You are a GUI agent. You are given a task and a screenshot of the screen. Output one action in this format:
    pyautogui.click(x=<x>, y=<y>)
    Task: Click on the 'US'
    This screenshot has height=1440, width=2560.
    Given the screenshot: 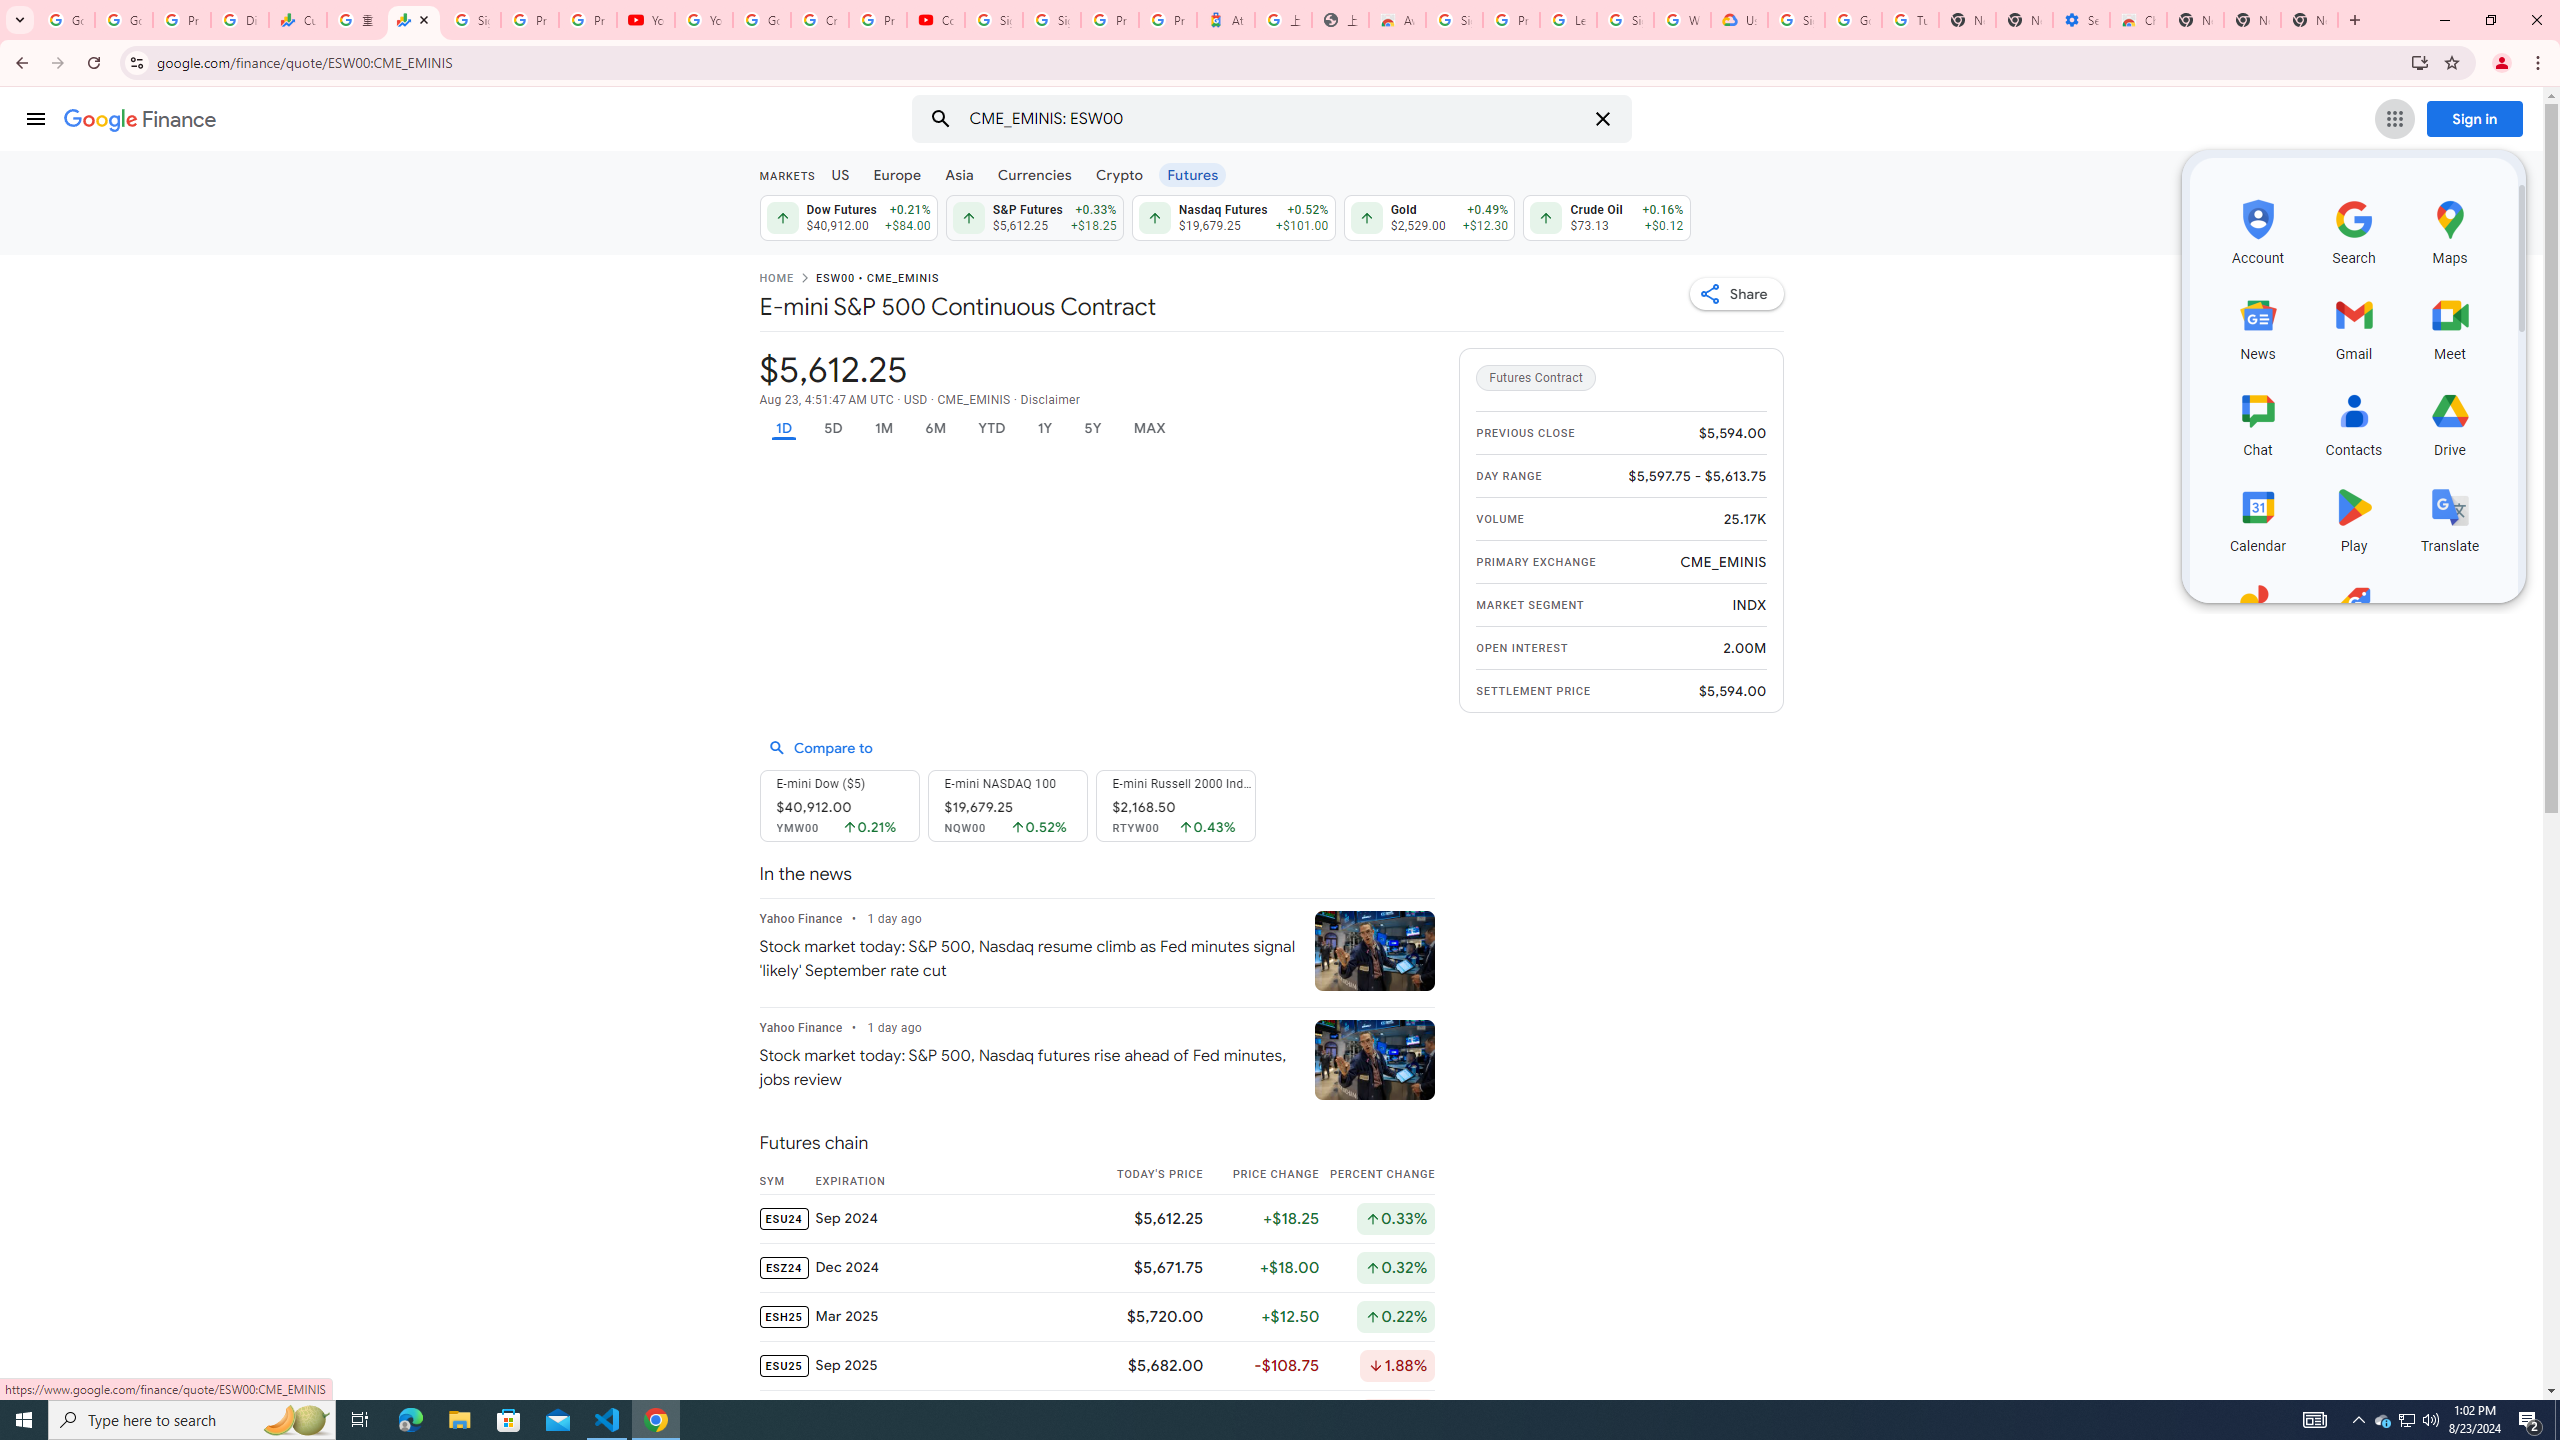 What is the action you would take?
    pyautogui.click(x=839, y=173)
    